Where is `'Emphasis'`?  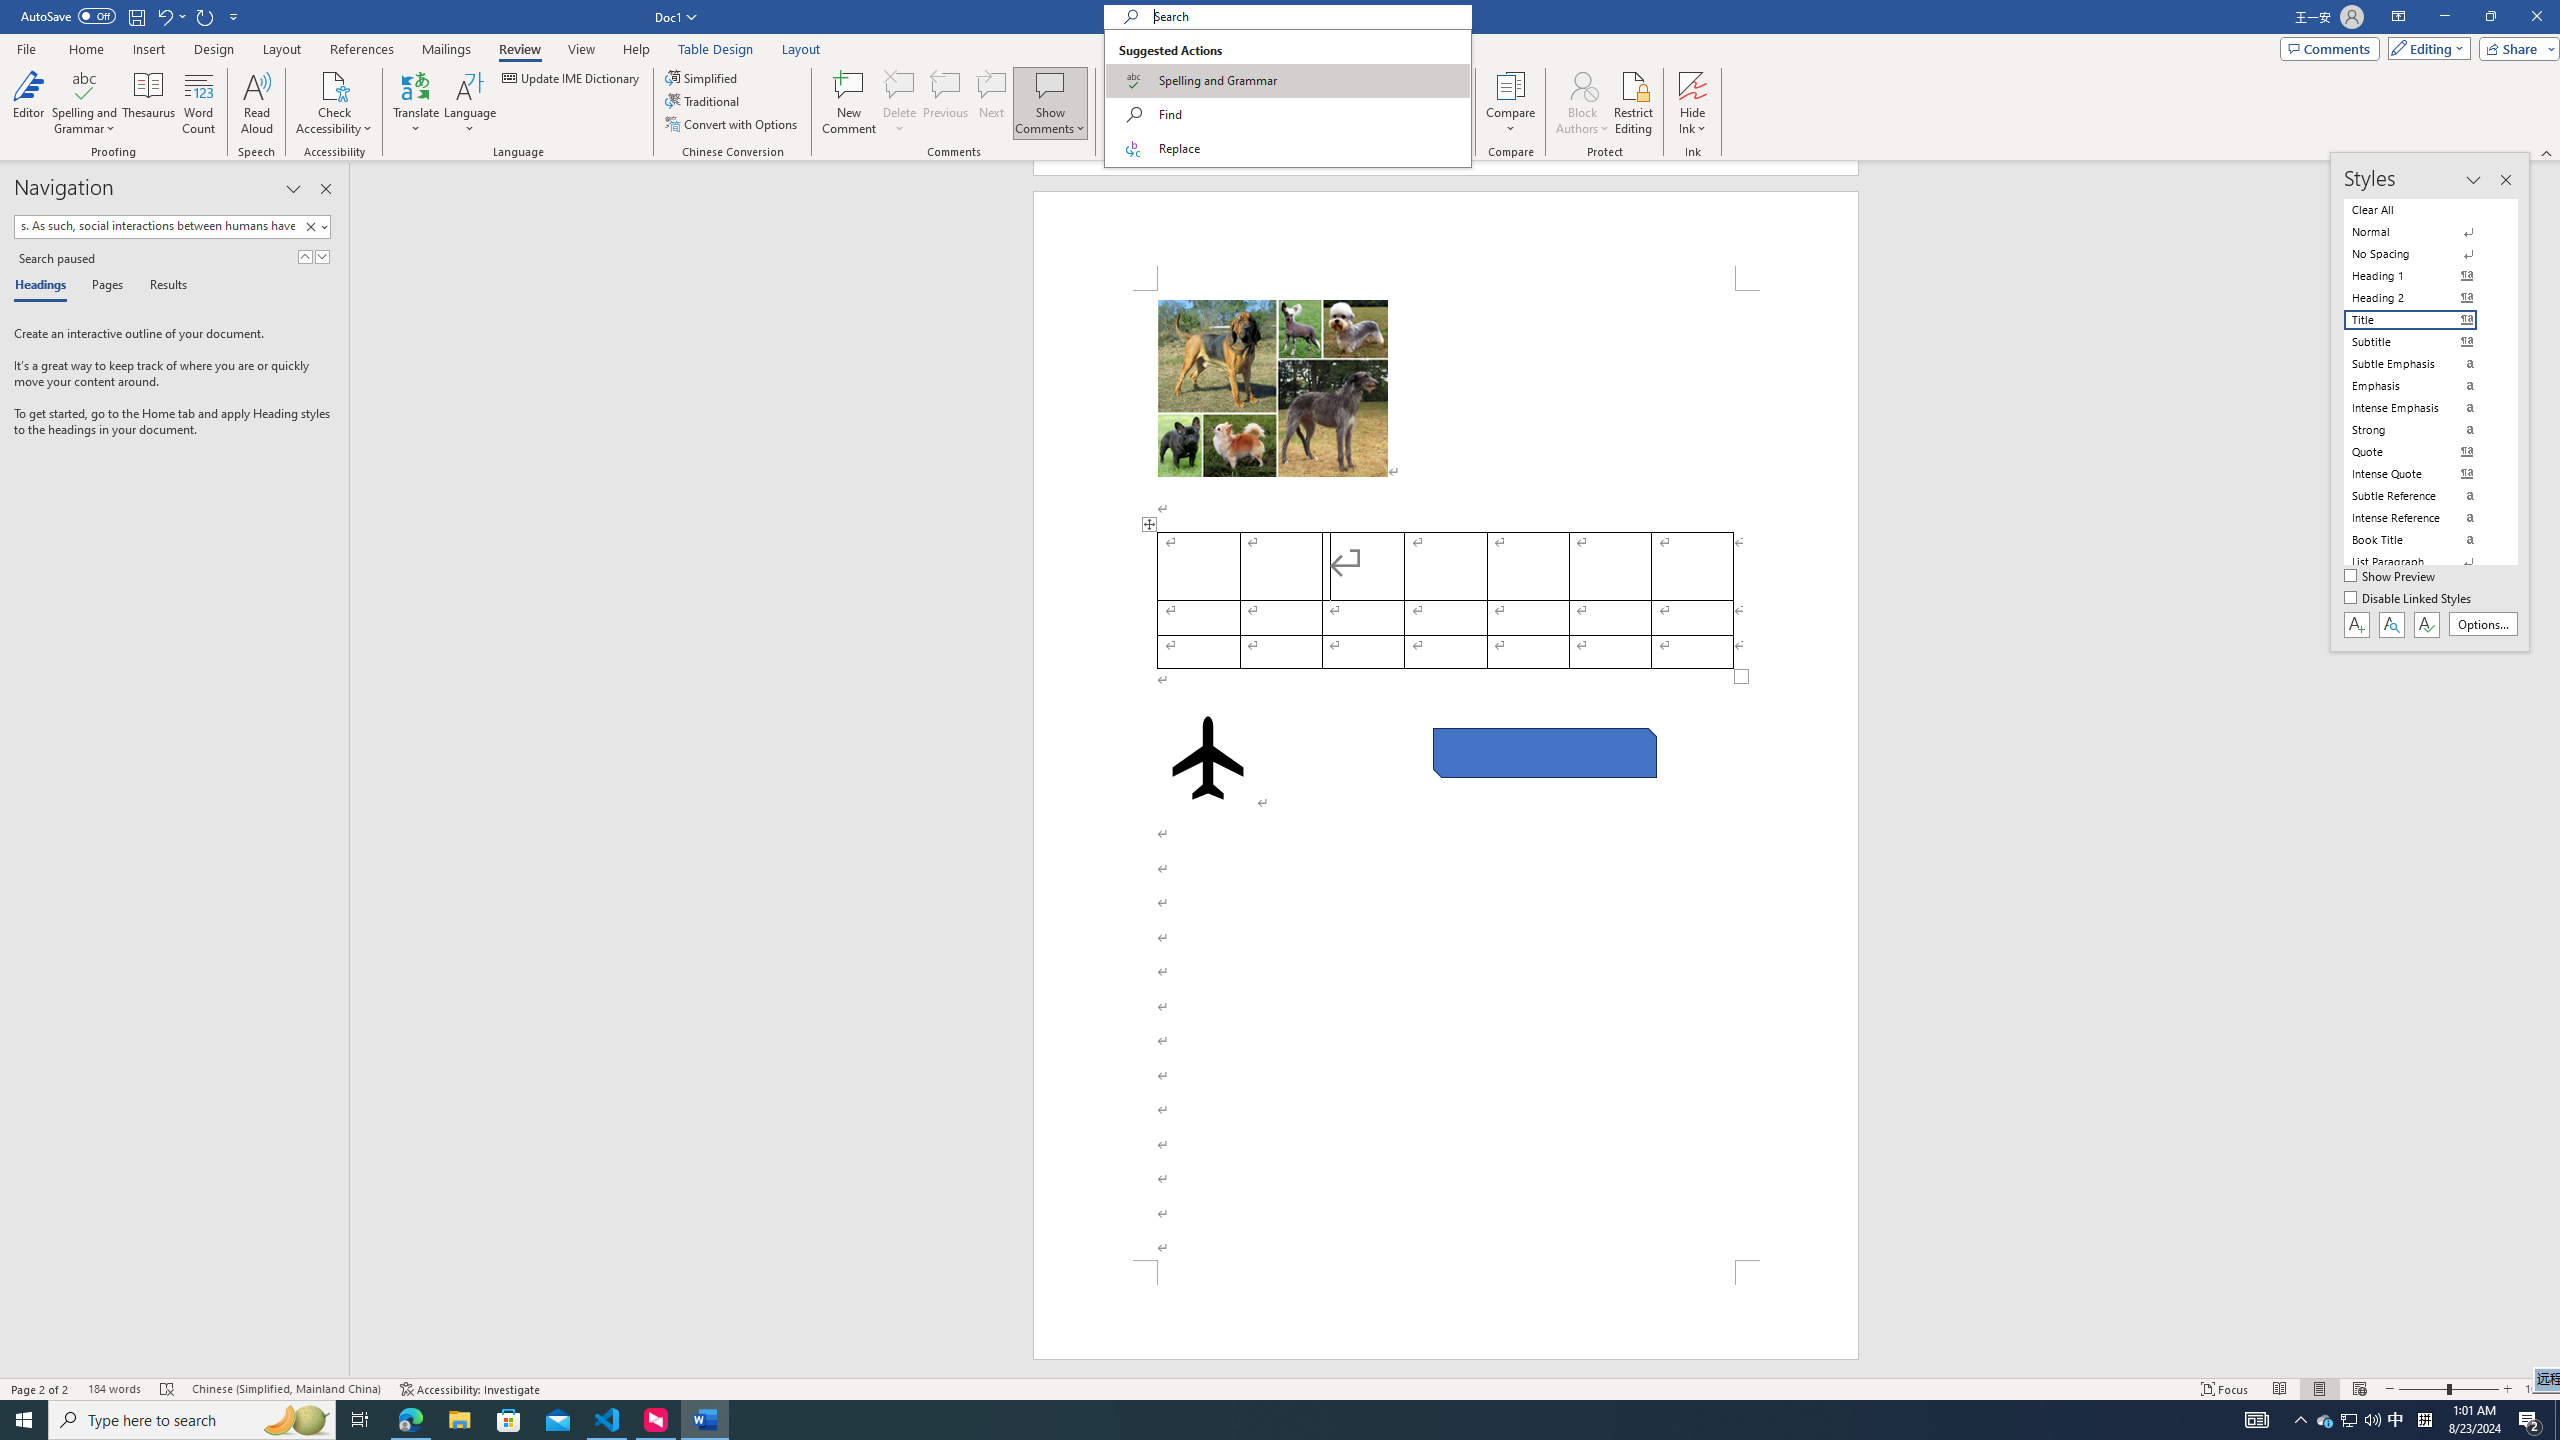 'Emphasis' is located at coordinates (2422, 384).